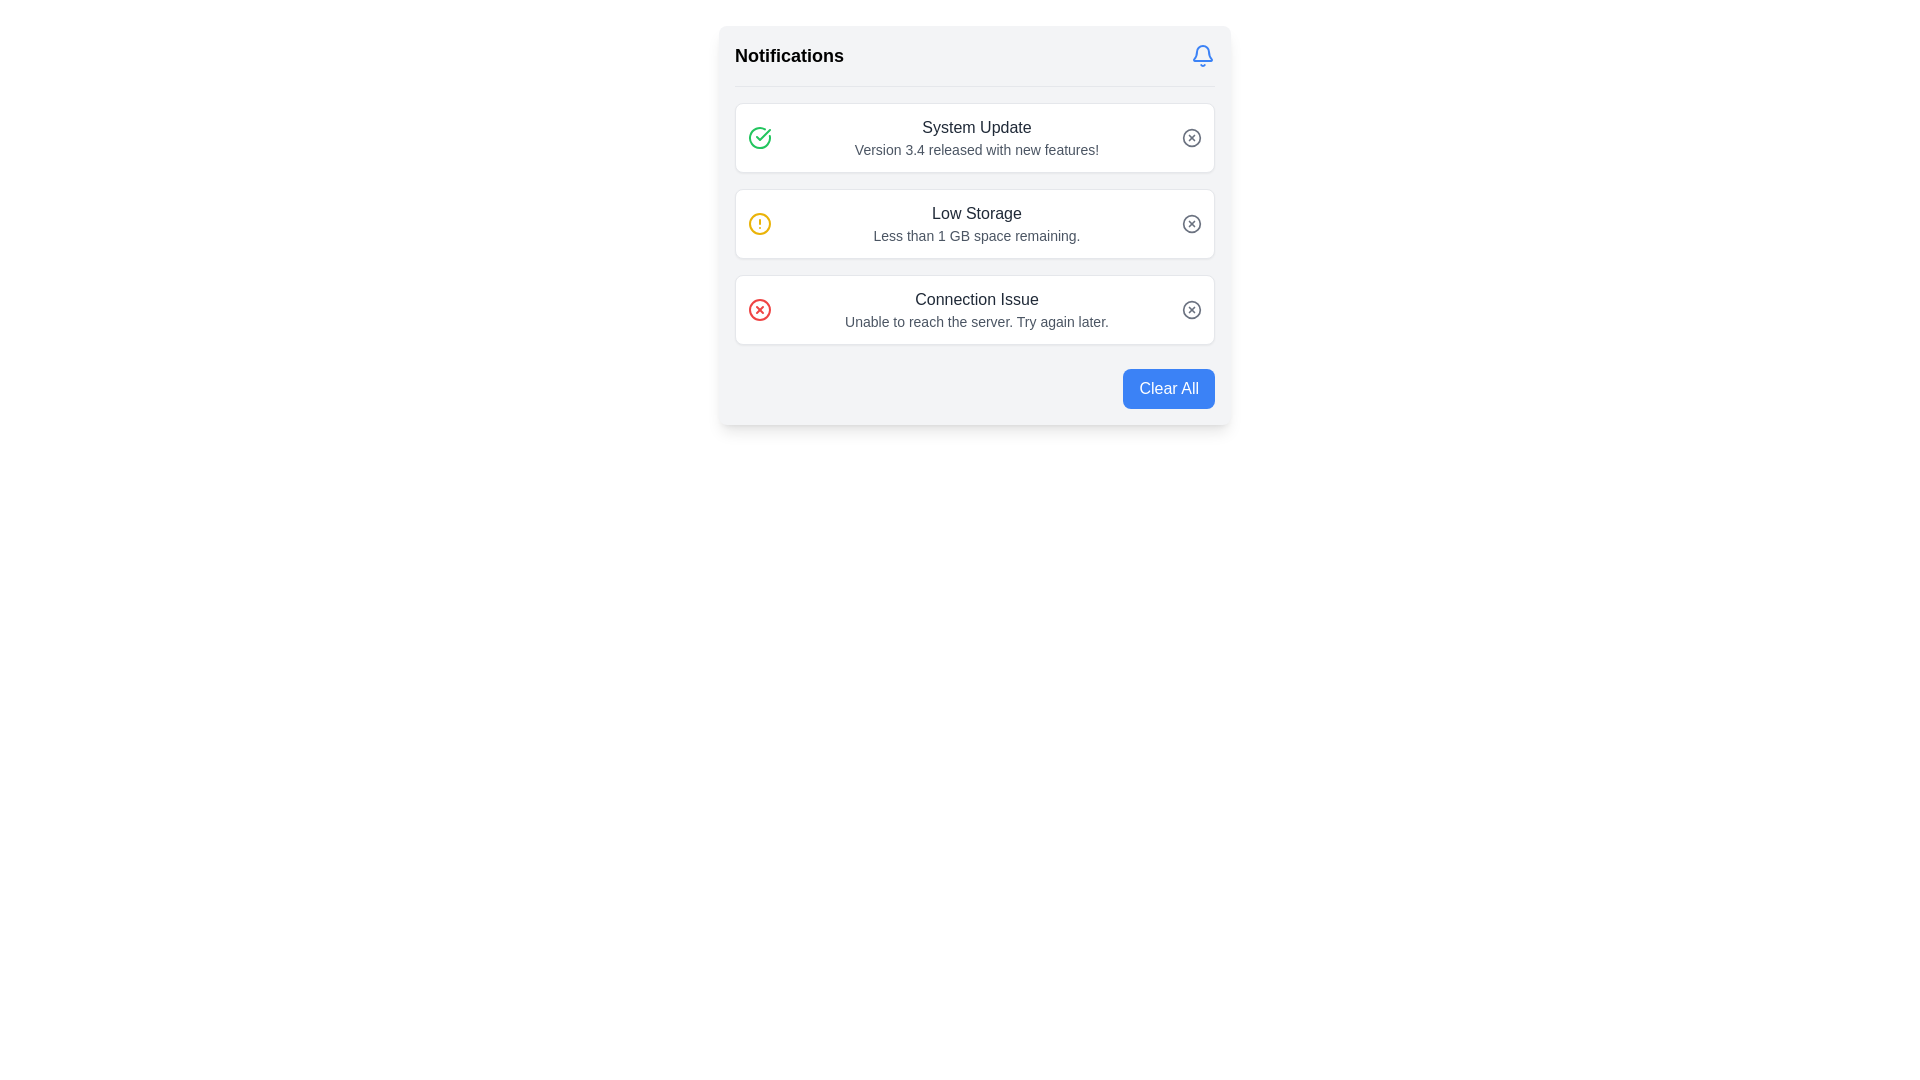 The width and height of the screenshot is (1920, 1080). What do you see at coordinates (977, 223) in the screenshot?
I see `the notification card that contains the low storage space notification text block, located in the second row of notifications by moving to its center area` at bounding box center [977, 223].